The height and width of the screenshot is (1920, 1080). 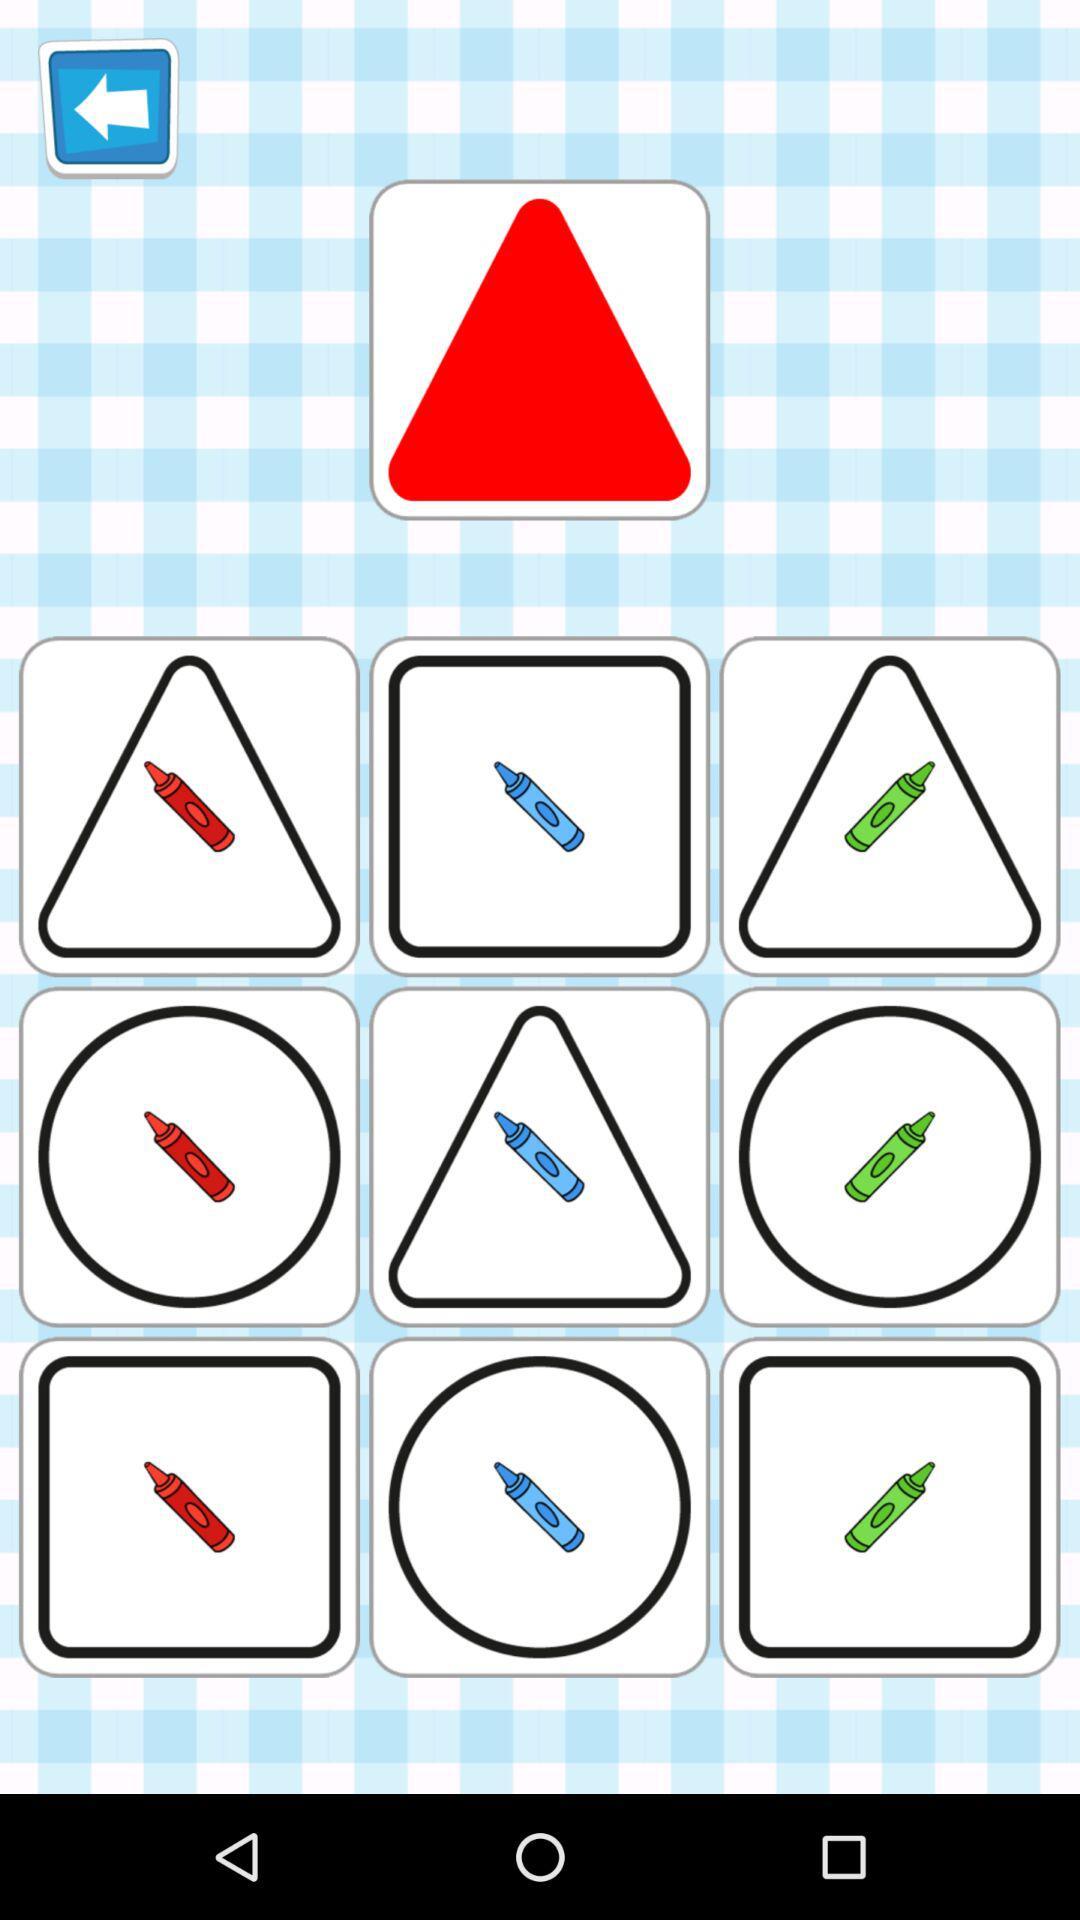 I want to click on the first red colour which is at the top of the page, so click(x=540, y=350).